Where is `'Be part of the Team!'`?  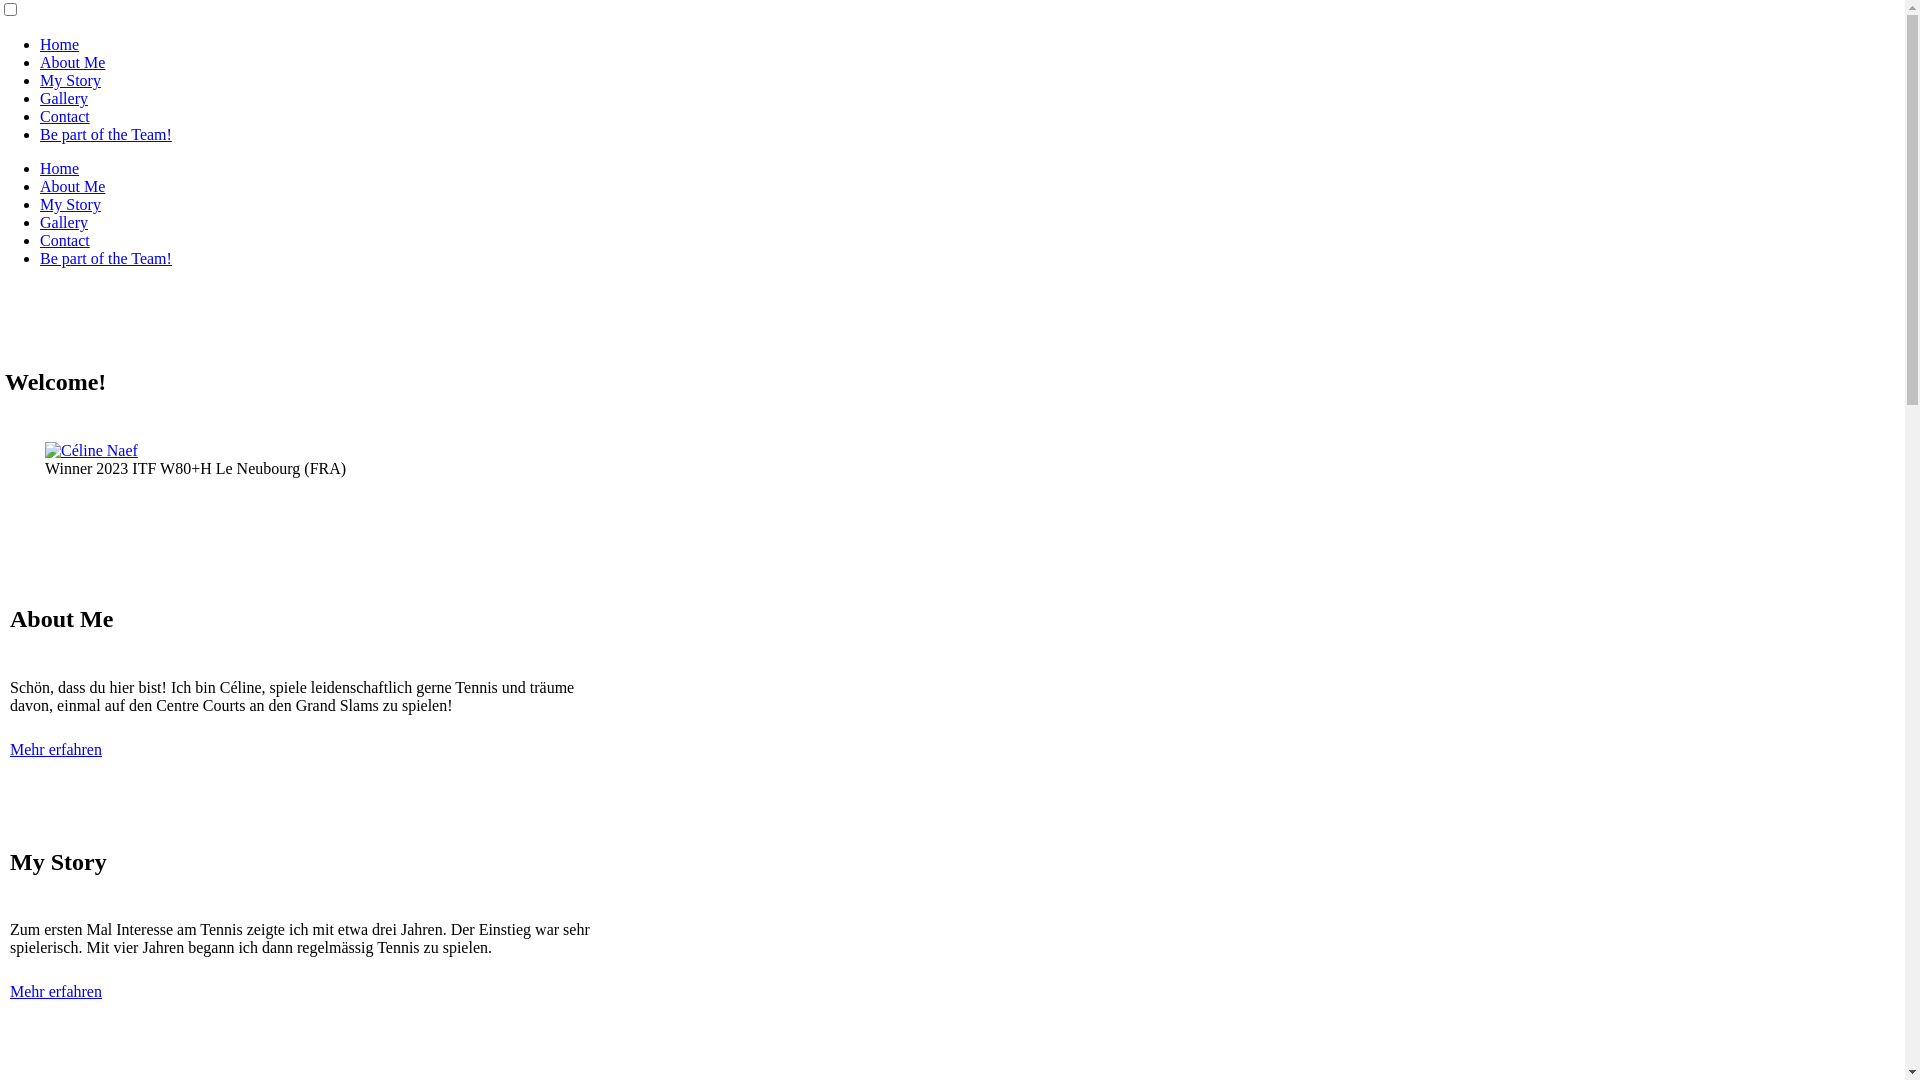 'Be part of the Team!' is located at coordinates (104, 134).